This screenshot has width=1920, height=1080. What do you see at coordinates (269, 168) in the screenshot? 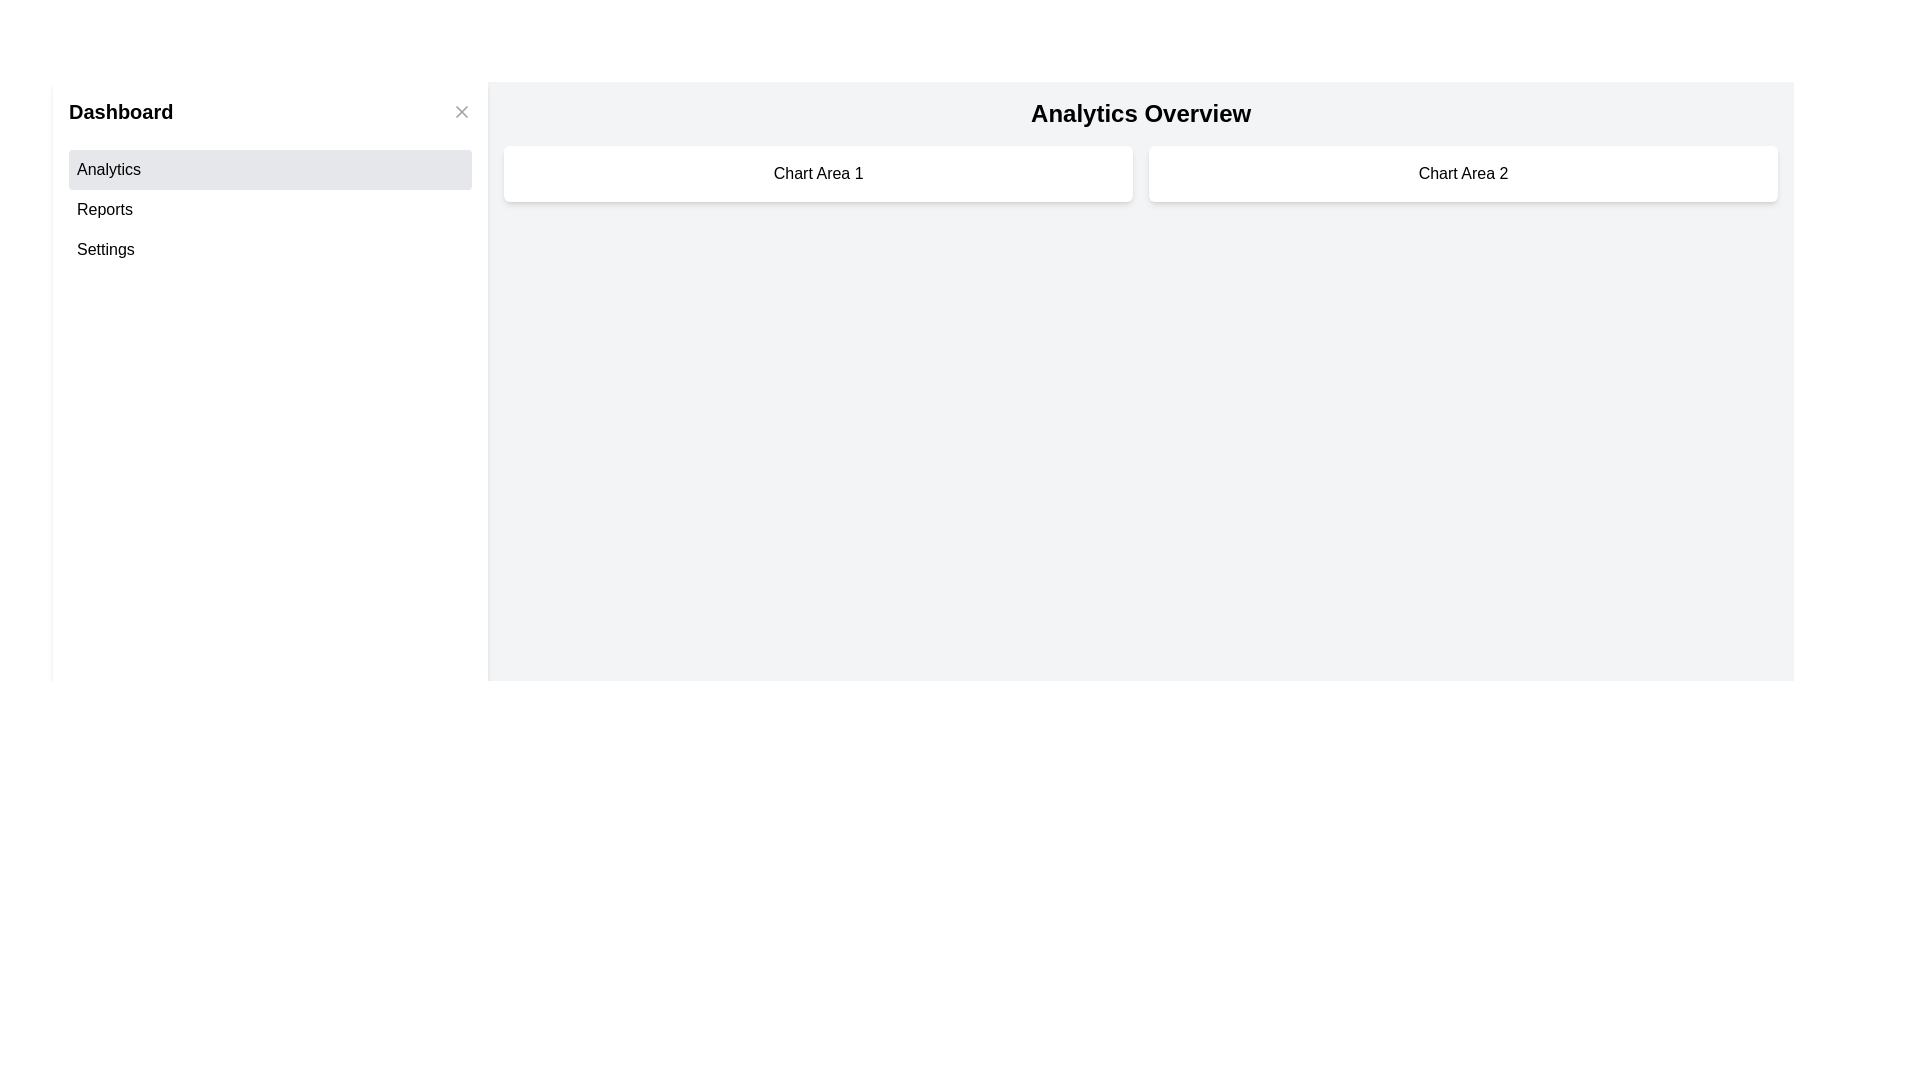
I see `the 'Analytics' button, which is a light gray rectangular button with rounded corners located in the left sidebar under the 'Dashboard' section` at bounding box center [269, 168].